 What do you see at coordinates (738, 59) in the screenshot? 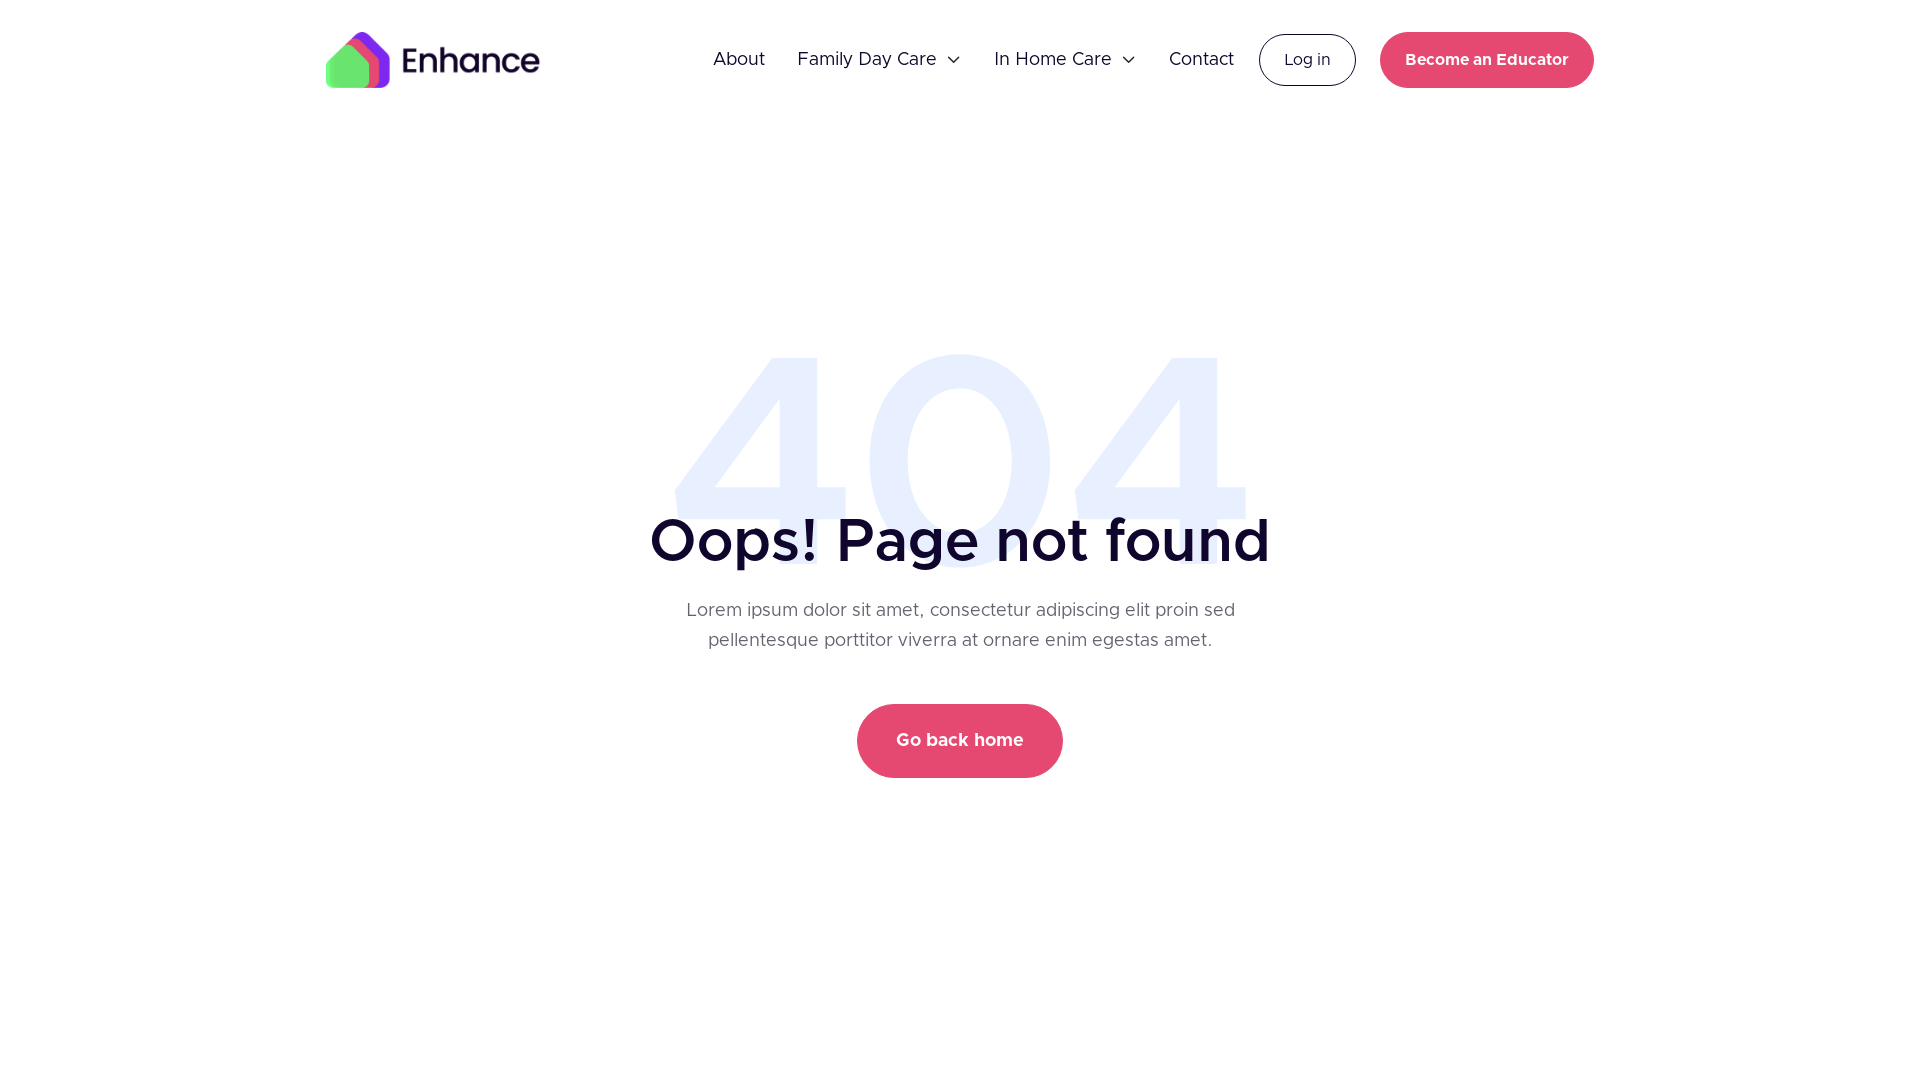
I see `'About'` at bounding box center [738, 59].